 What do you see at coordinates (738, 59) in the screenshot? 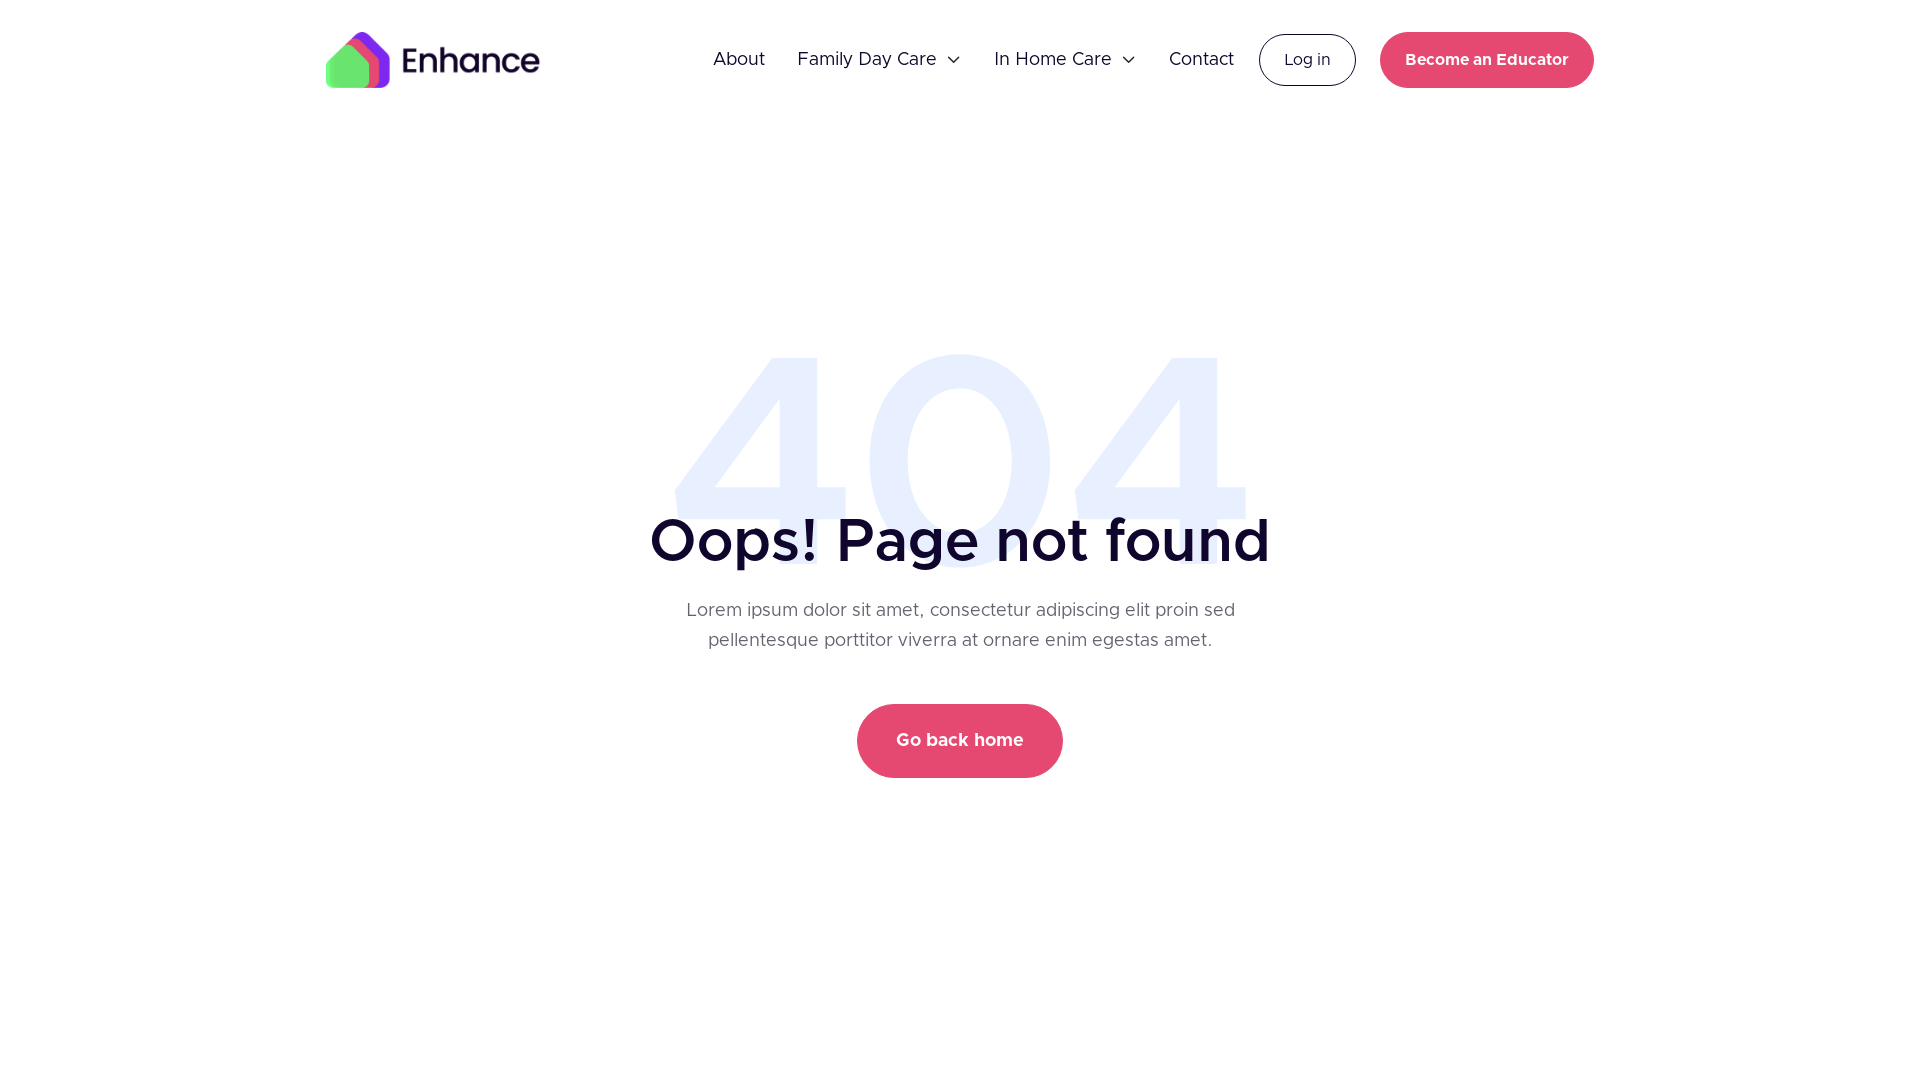
I see `'About'` at bounding box center [738, 59].